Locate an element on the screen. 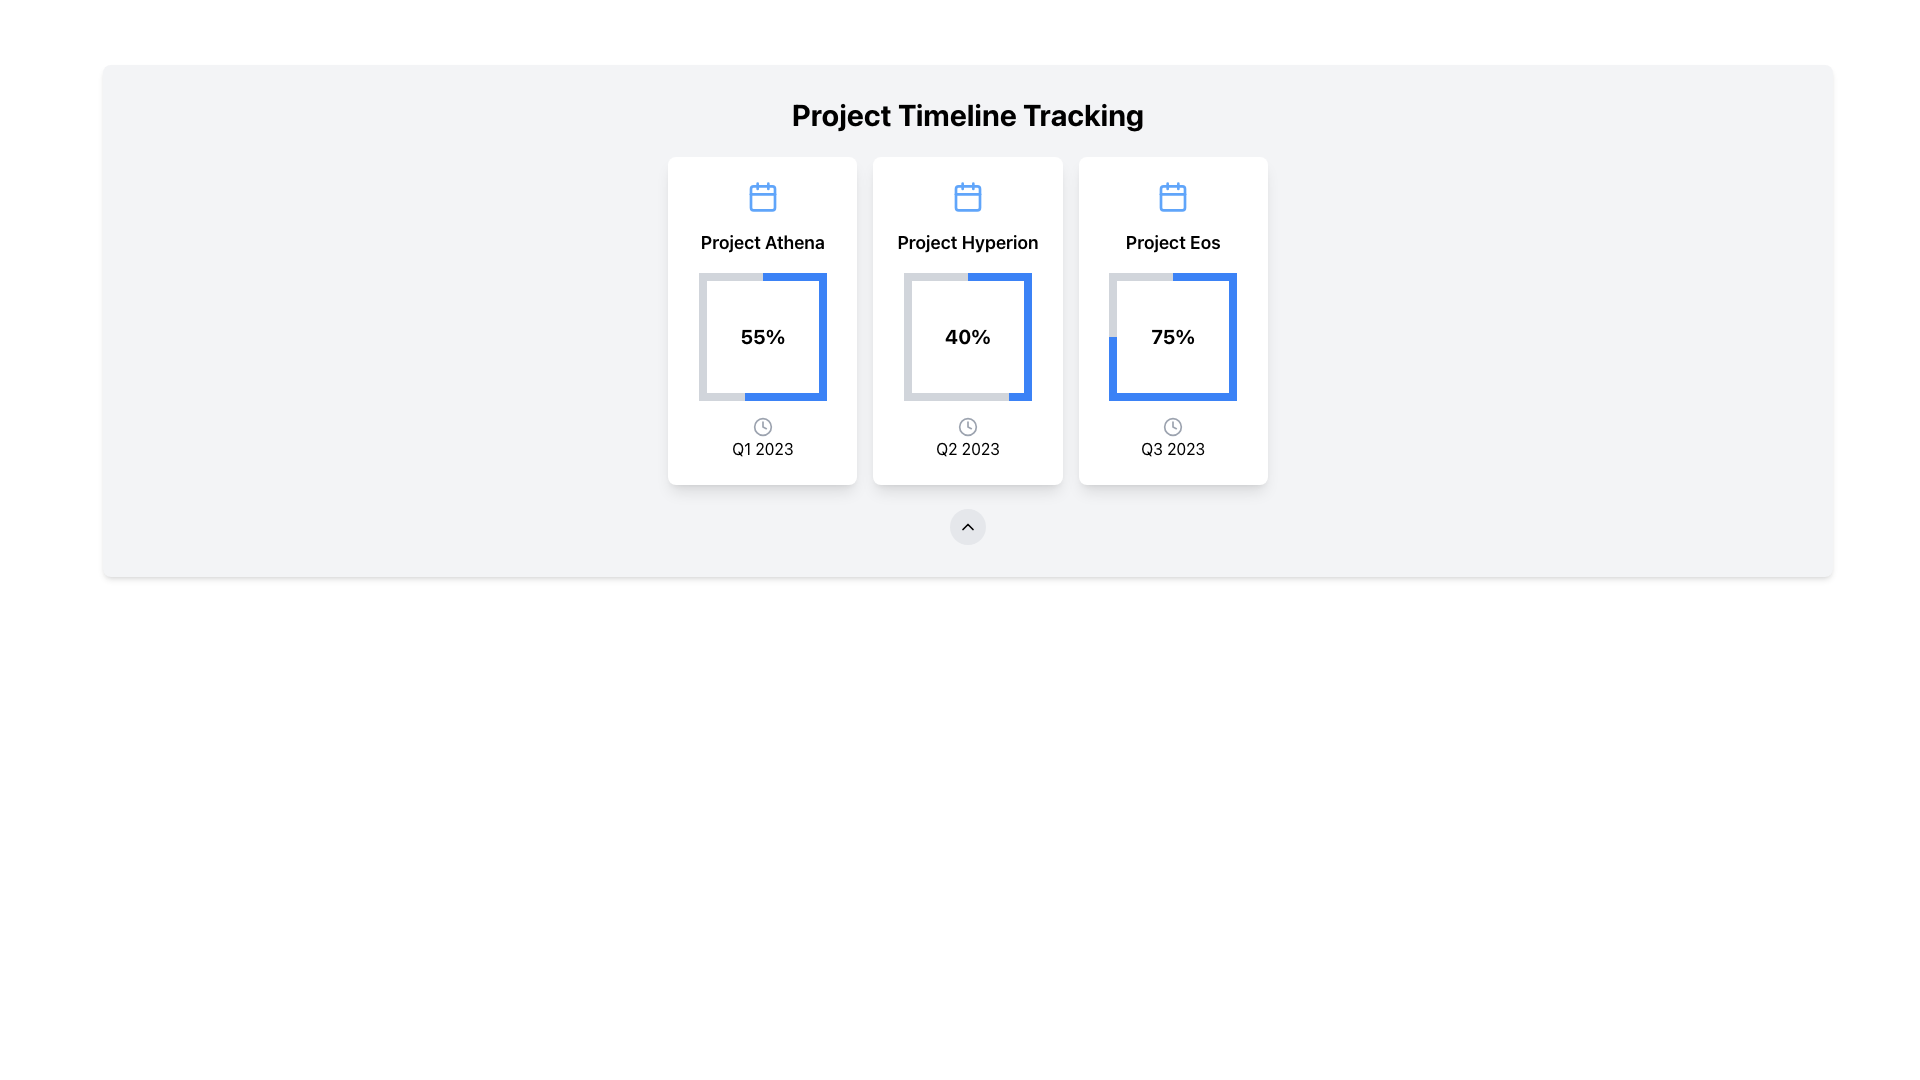 The image size is (1920, 1080). the circular progress indicator displaying '75%' in the center, which is located within the 'Project Eos' card is located at coordinates (1173, 335).